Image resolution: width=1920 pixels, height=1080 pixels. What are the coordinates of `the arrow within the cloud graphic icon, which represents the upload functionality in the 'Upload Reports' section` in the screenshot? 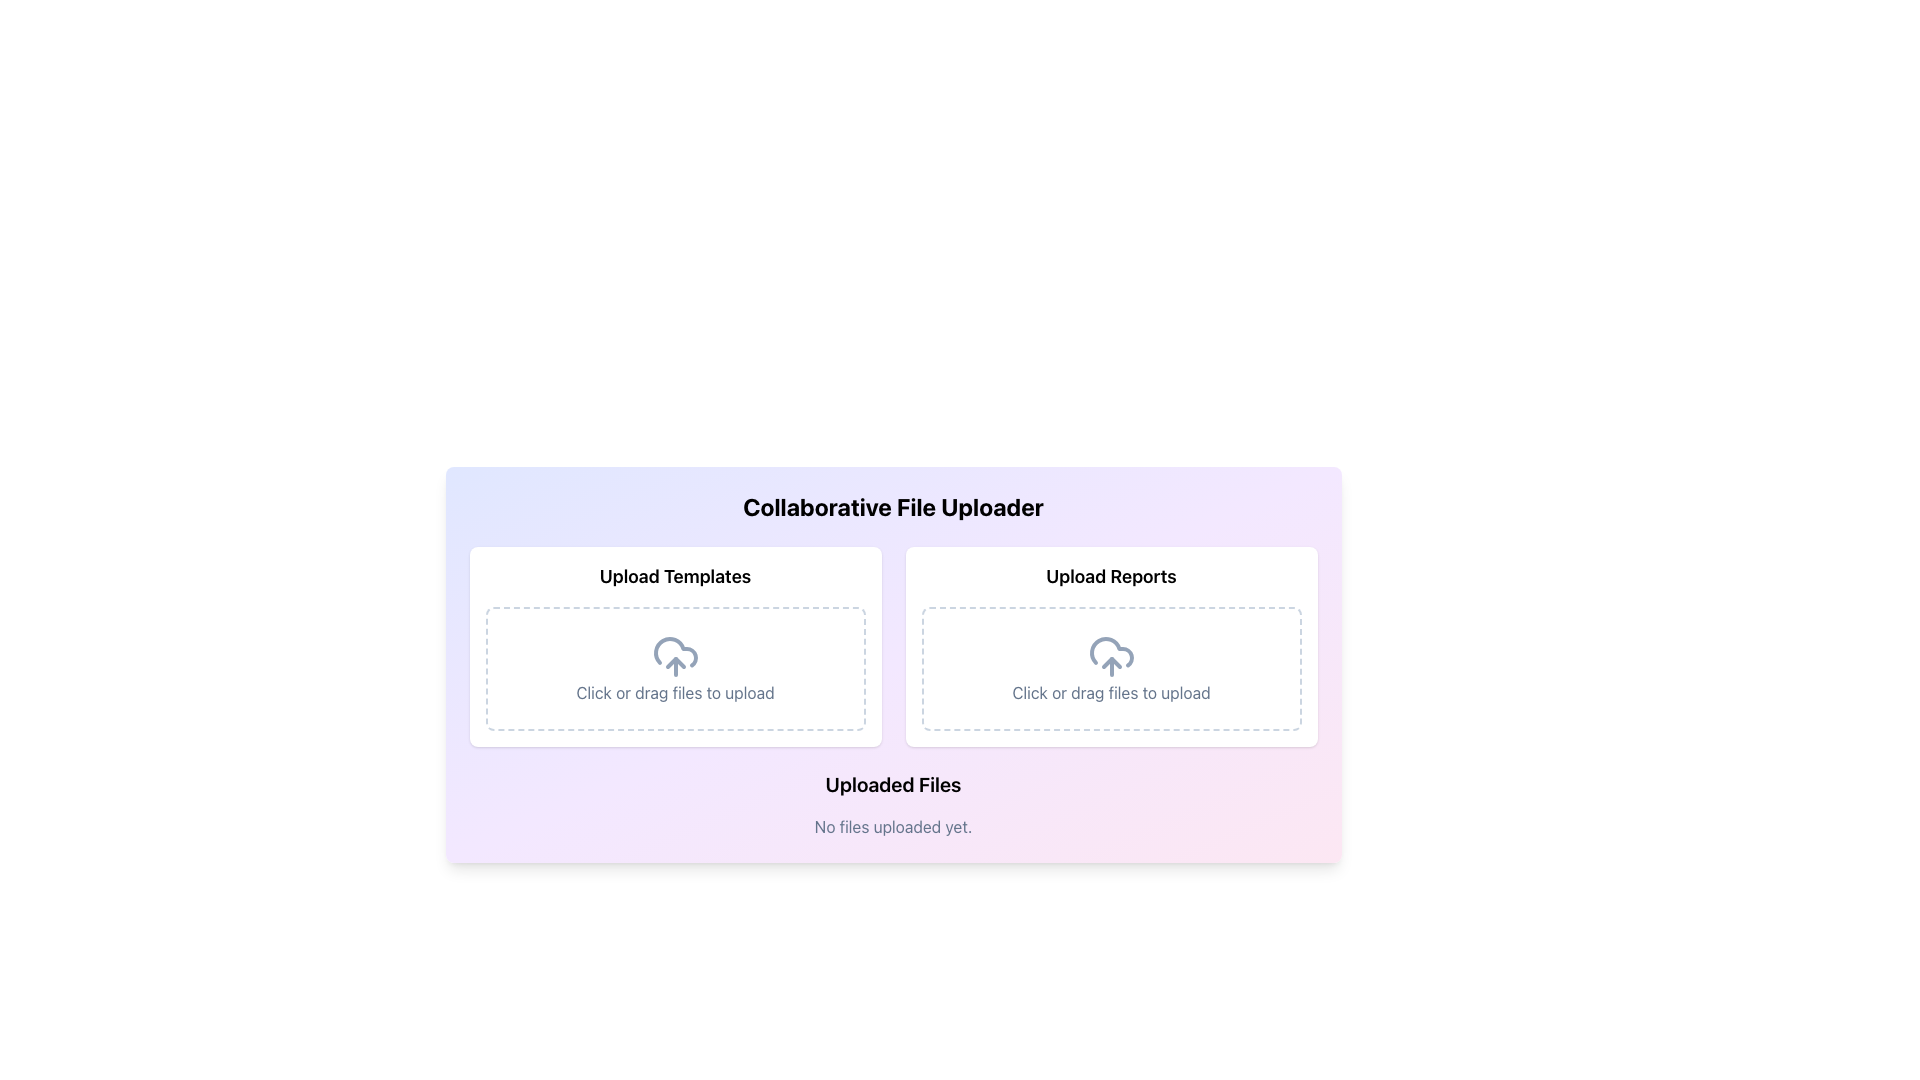 It's located at (1110, 663).